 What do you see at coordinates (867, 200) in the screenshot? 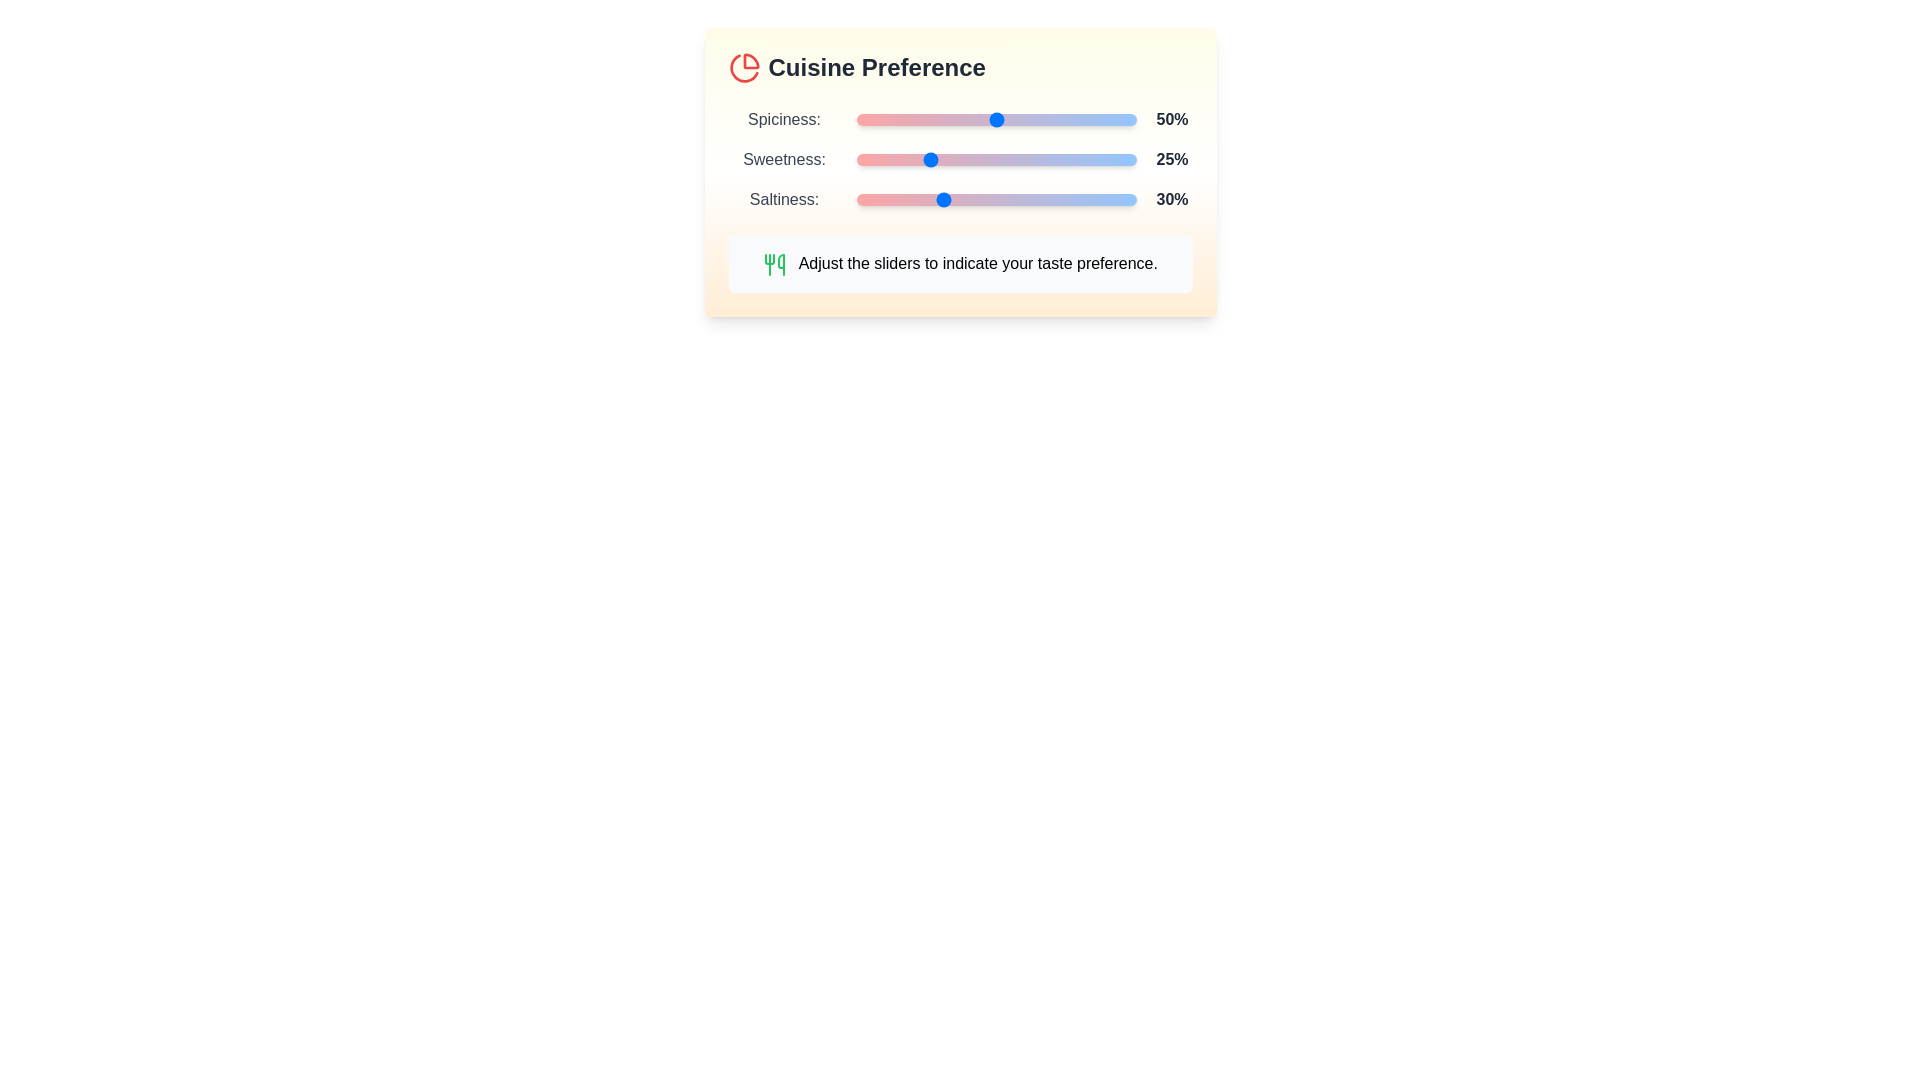
I see `the saltiness slider to 4%` at bounding box center [867, 200].